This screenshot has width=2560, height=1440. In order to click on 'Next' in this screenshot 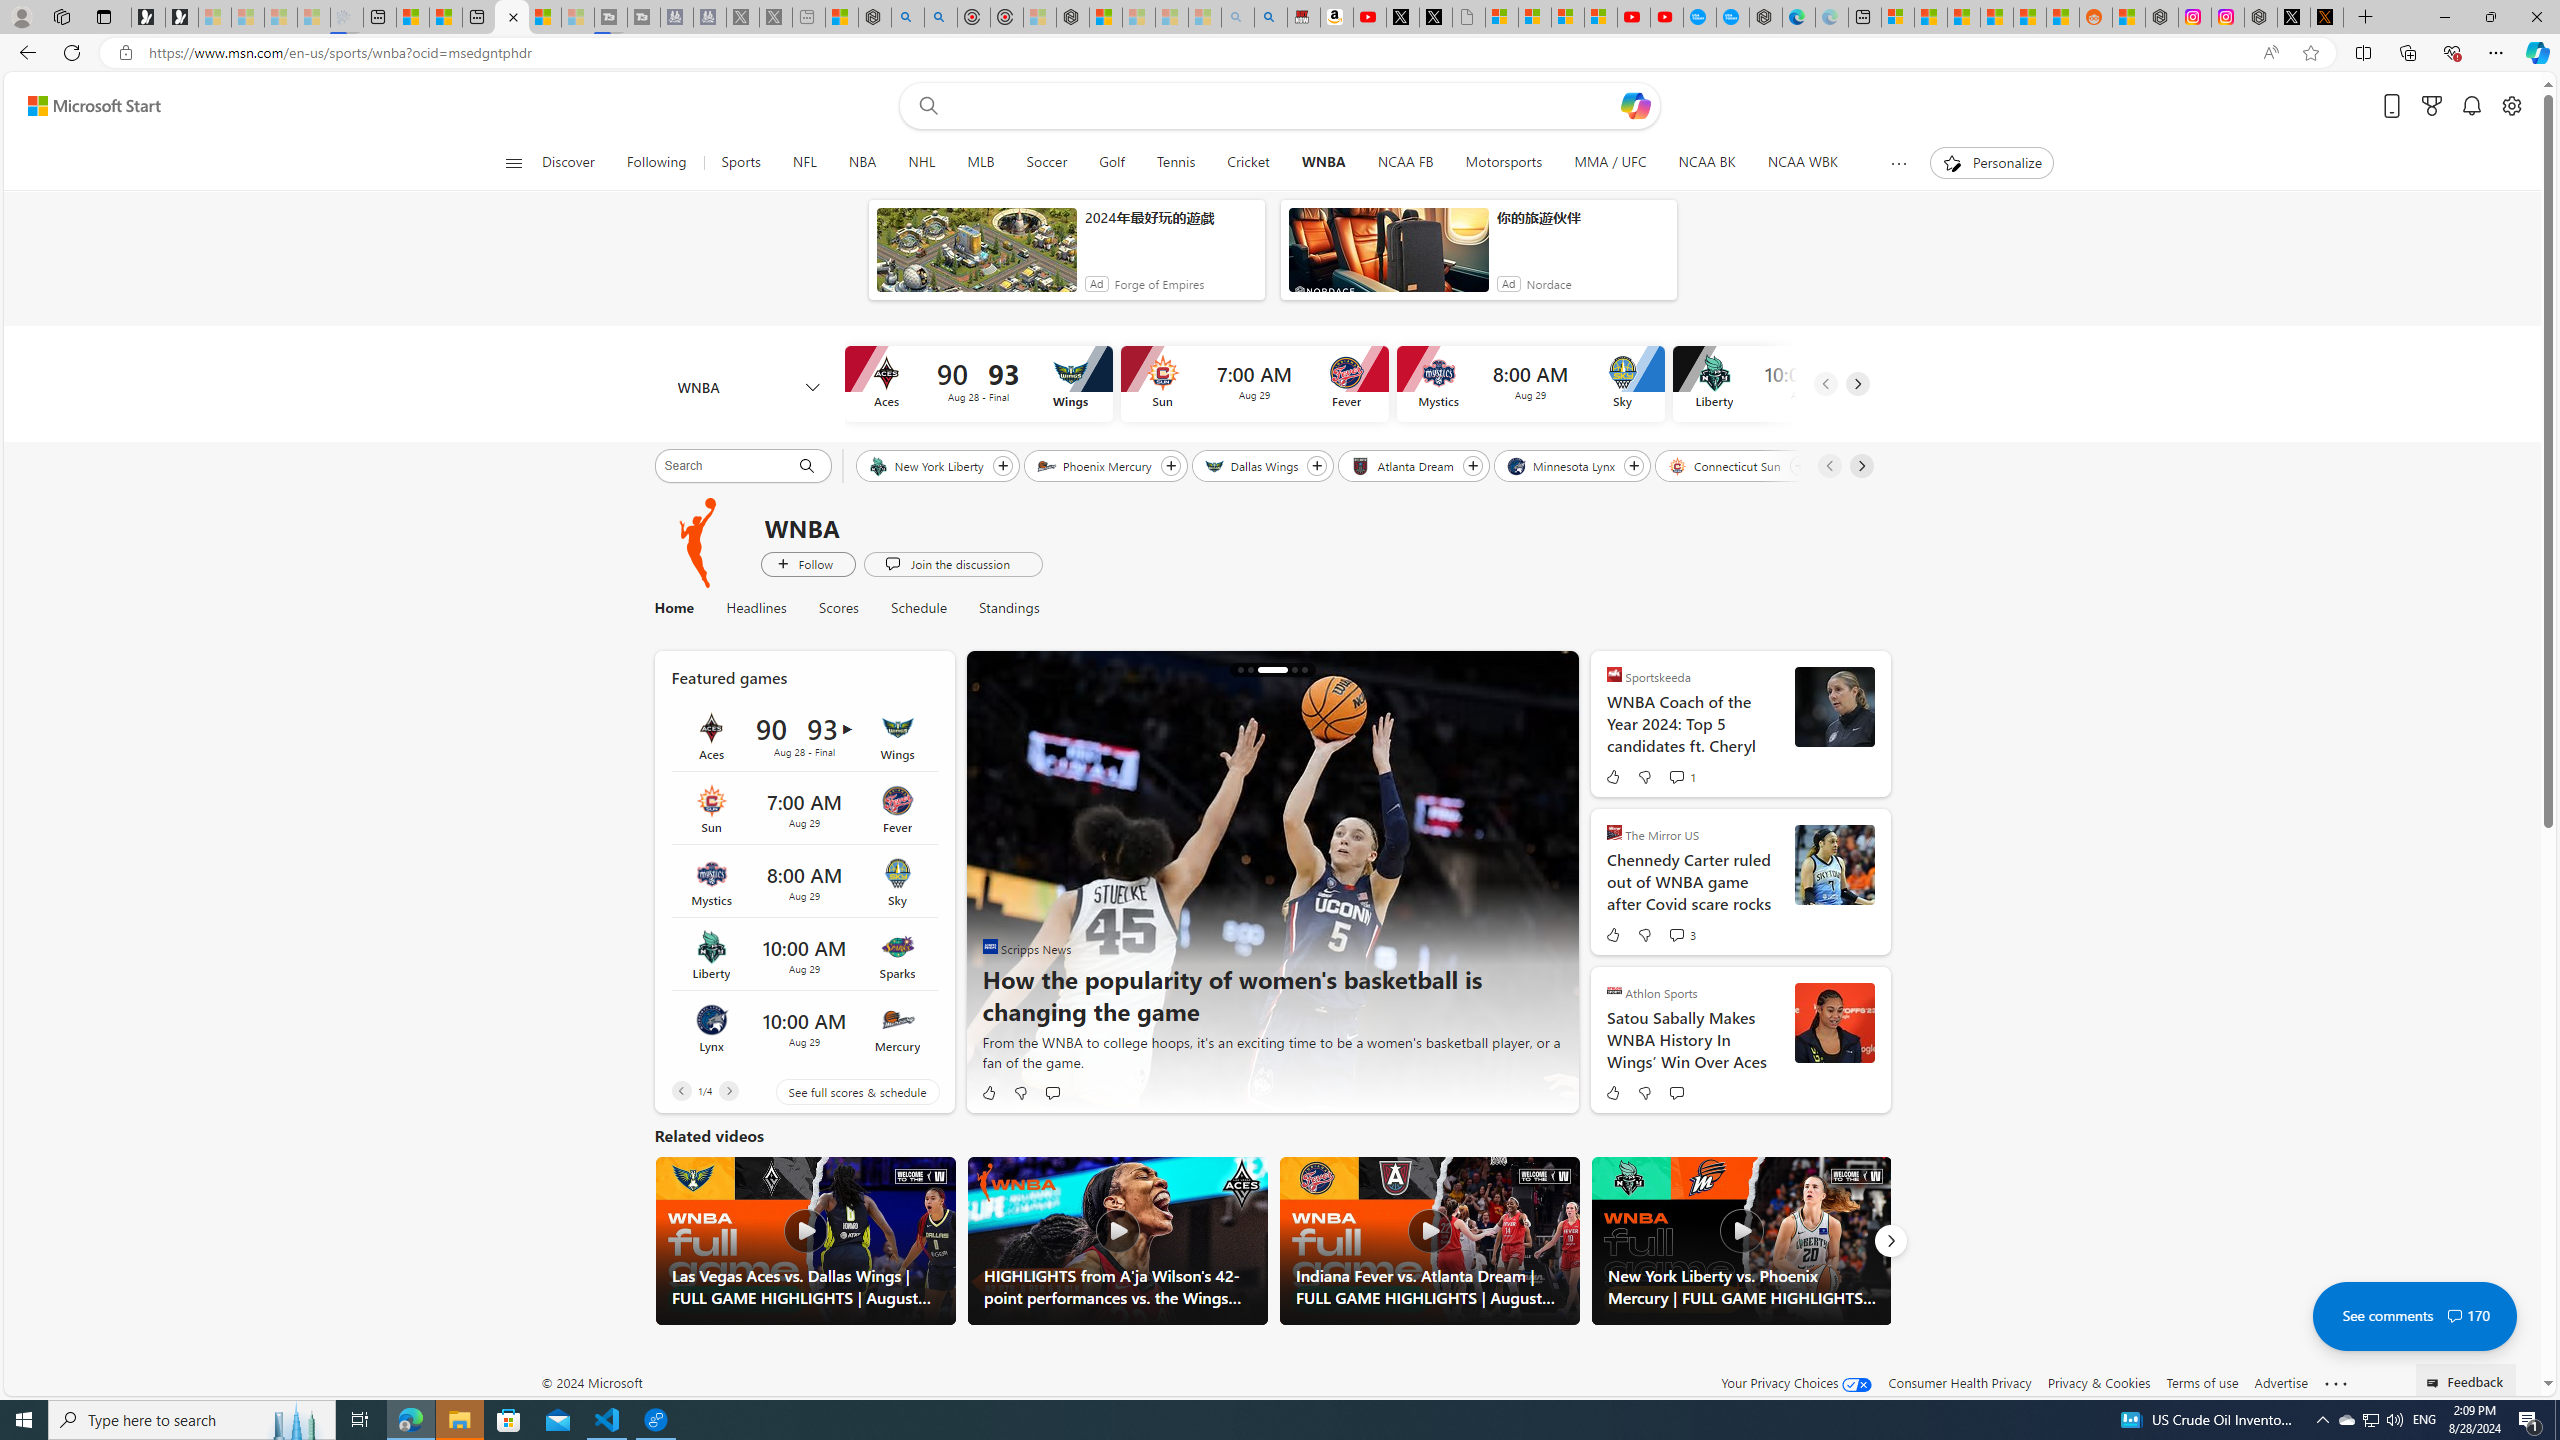, I will do `click(1890, 1240)`.